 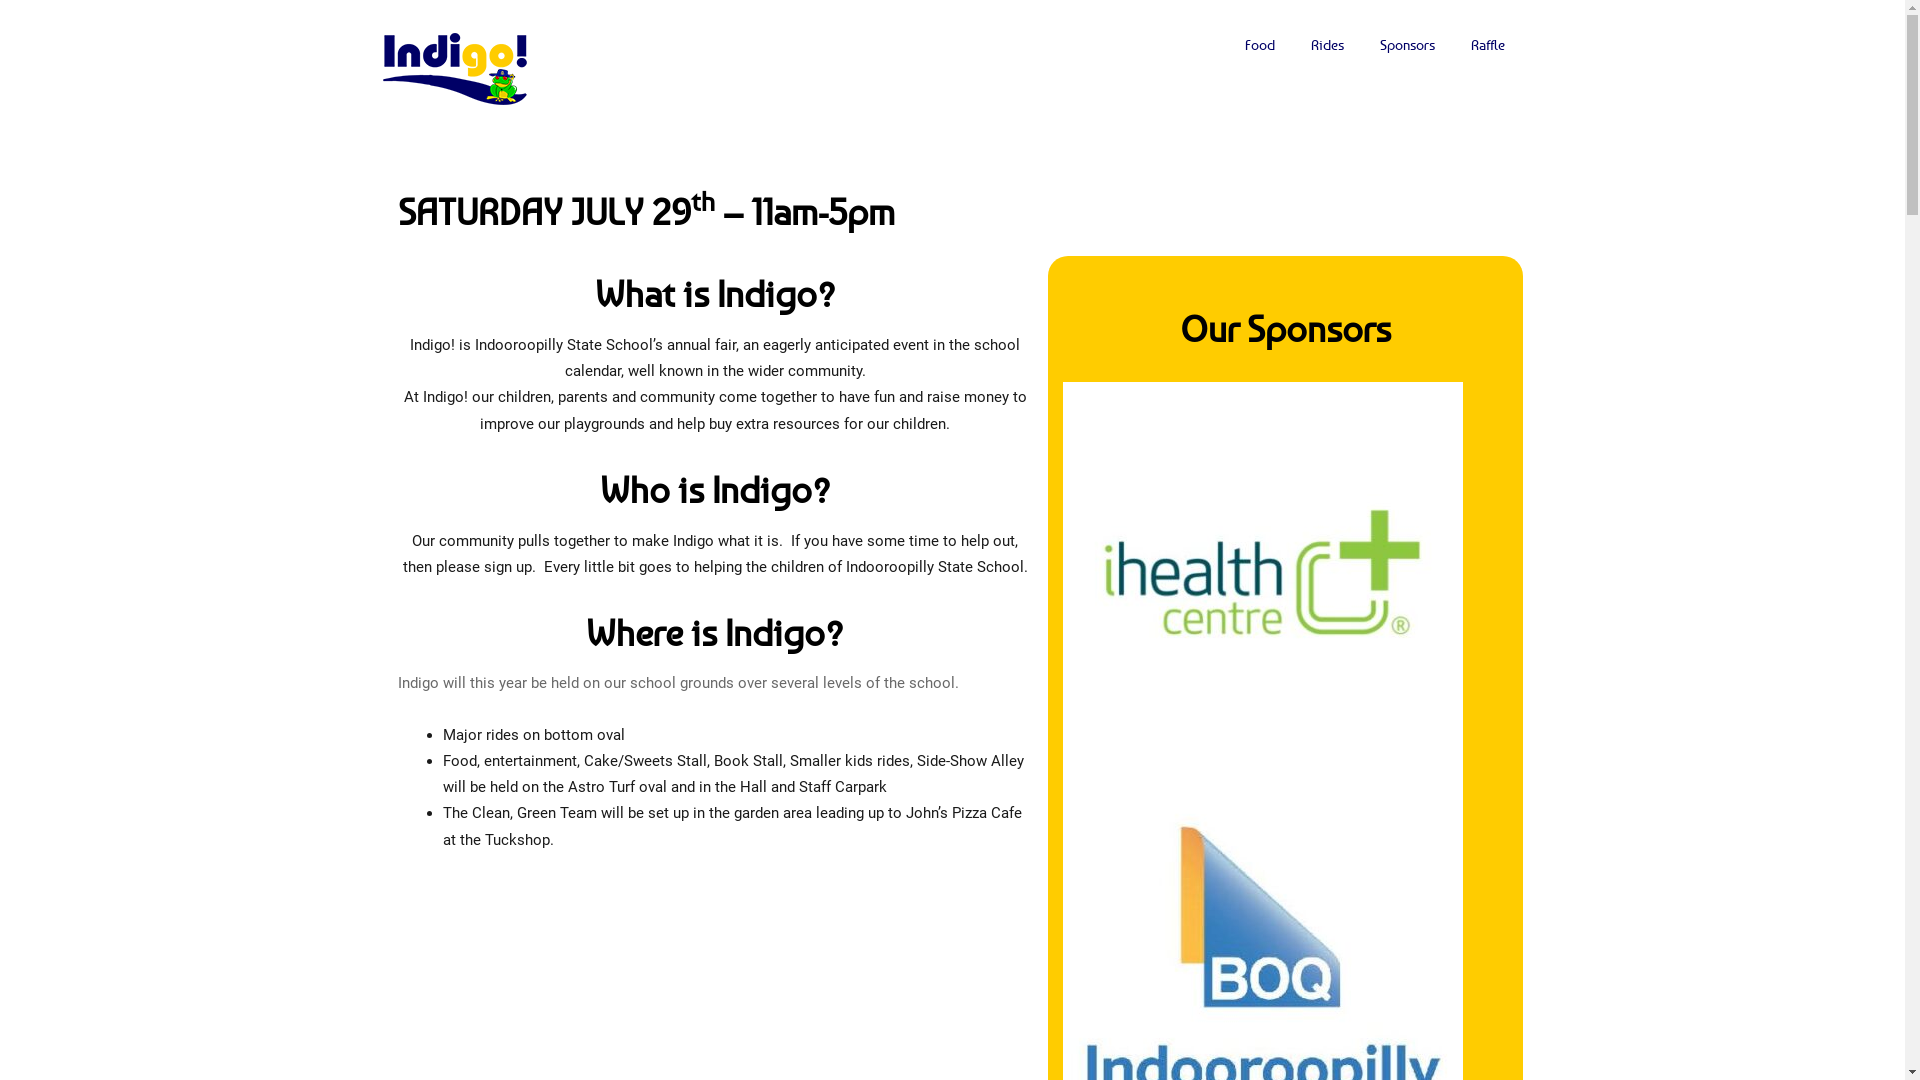 I want to click on 'Rides', so click(x=1326, y=45).